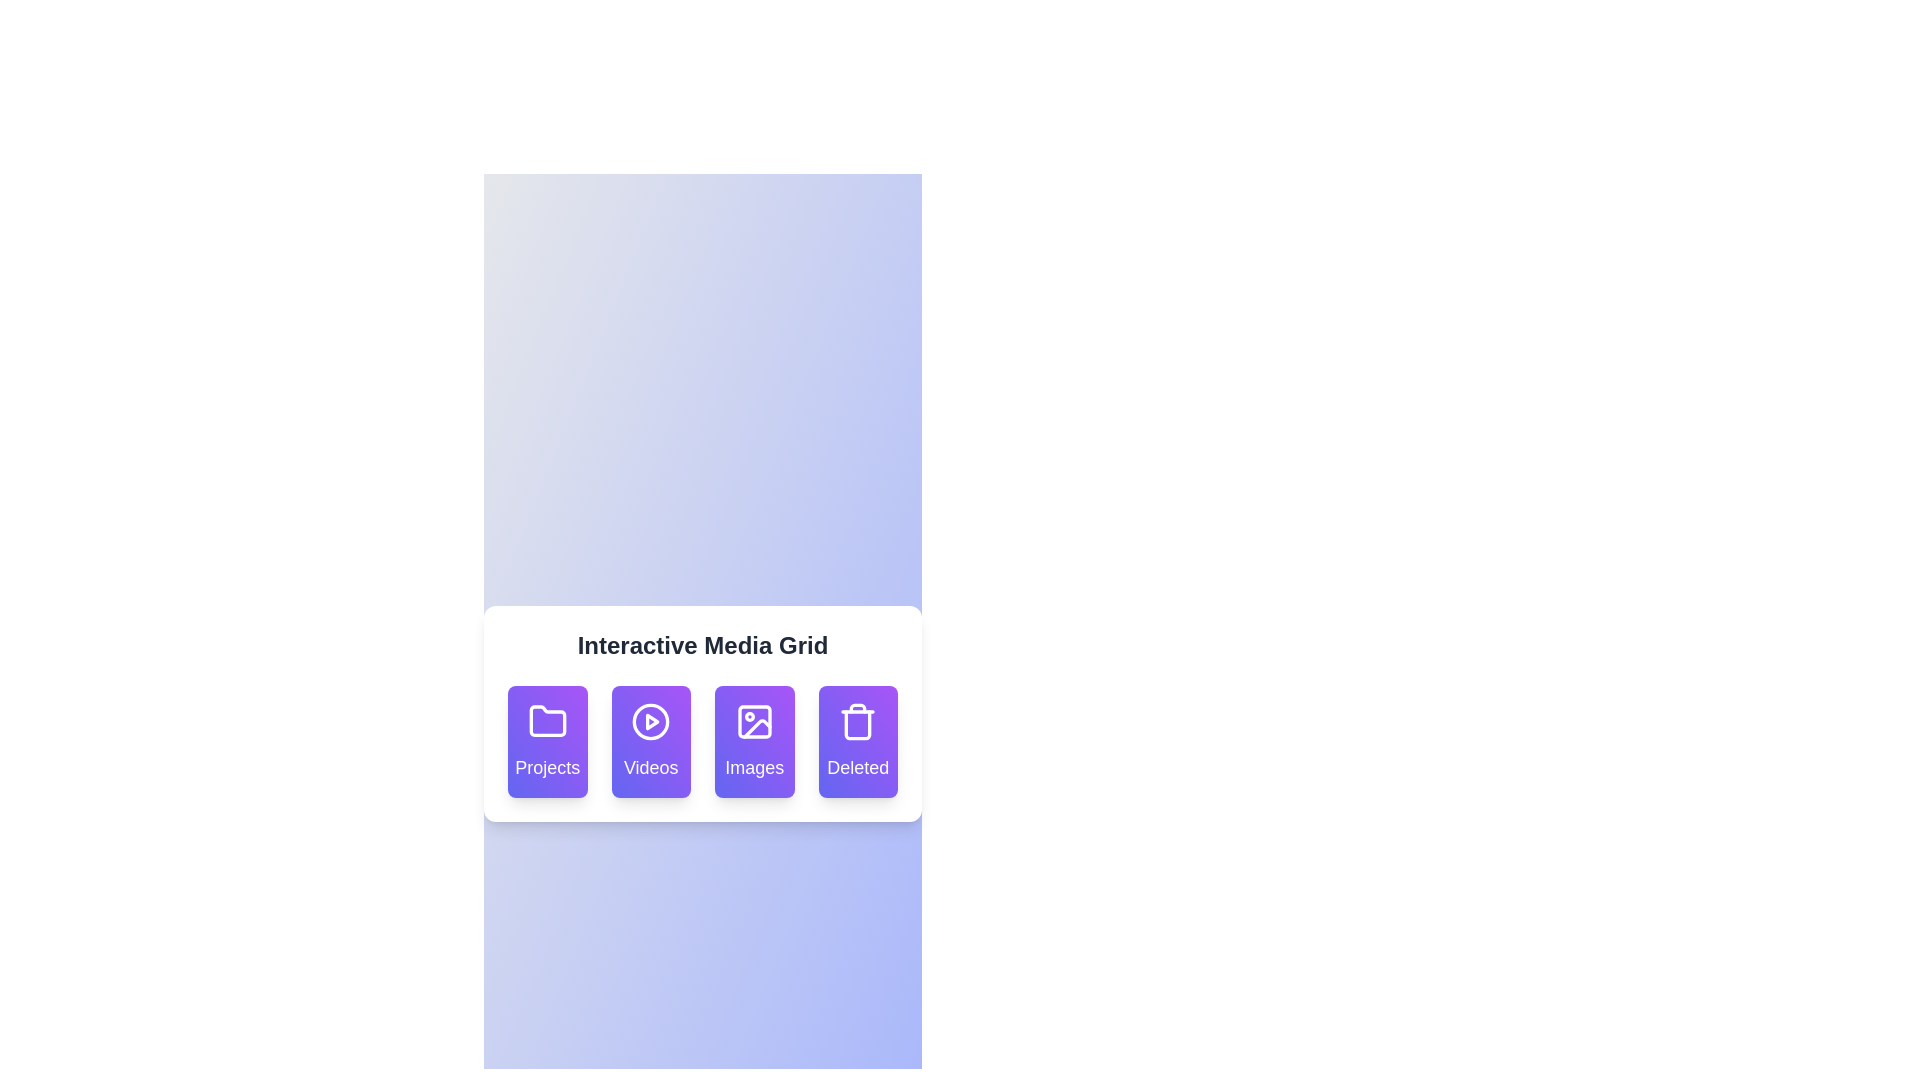  What do you see at coordinates (753, 766) in the screenshot?
I see `text 'Images' from the label located at the bottom of the purple button in the Interactive Media Grid card layout` at bounding box center [753, 766].